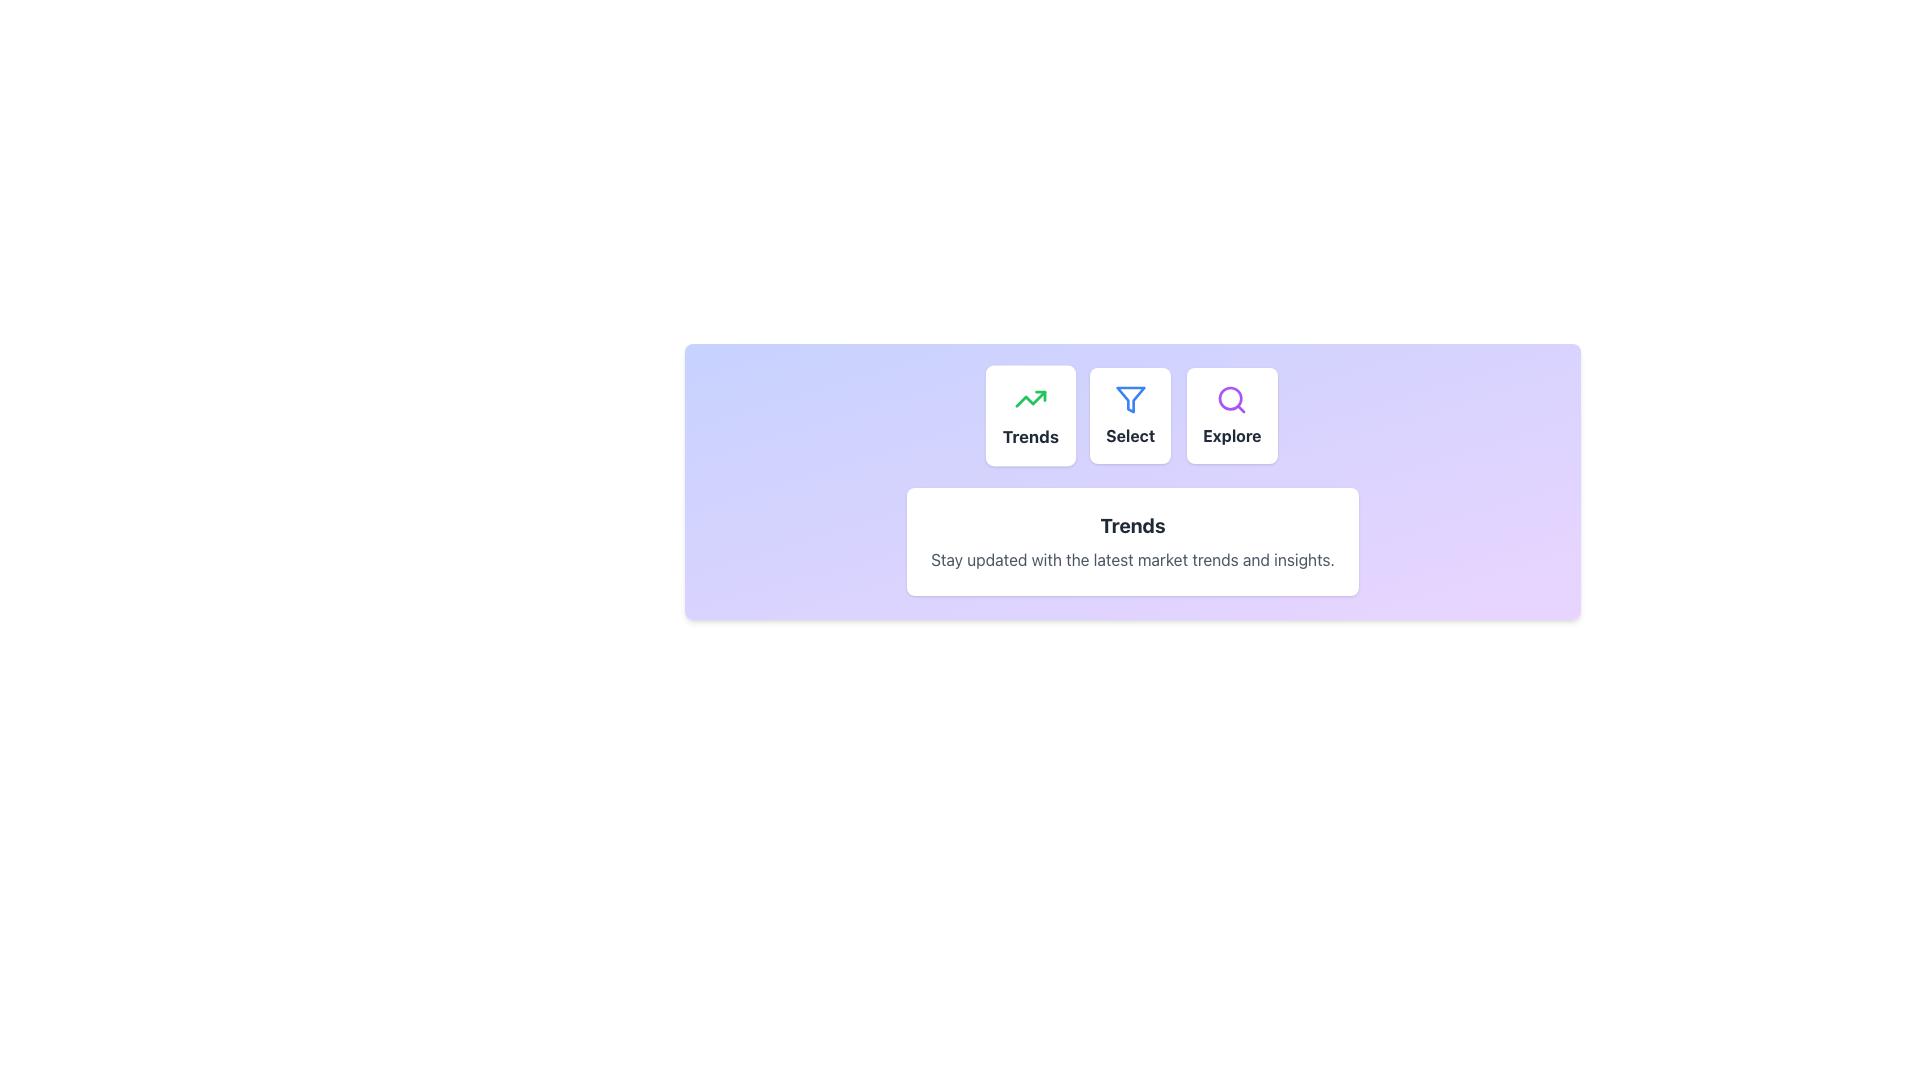 The height and width of the screenshot is (1080, 1920). What do you see at coordinates (1132, 415) in the screenshot?
I see `the interactive button located between the 'Trends' and 'Explore' buttons` at bounding box center [1132, 415].